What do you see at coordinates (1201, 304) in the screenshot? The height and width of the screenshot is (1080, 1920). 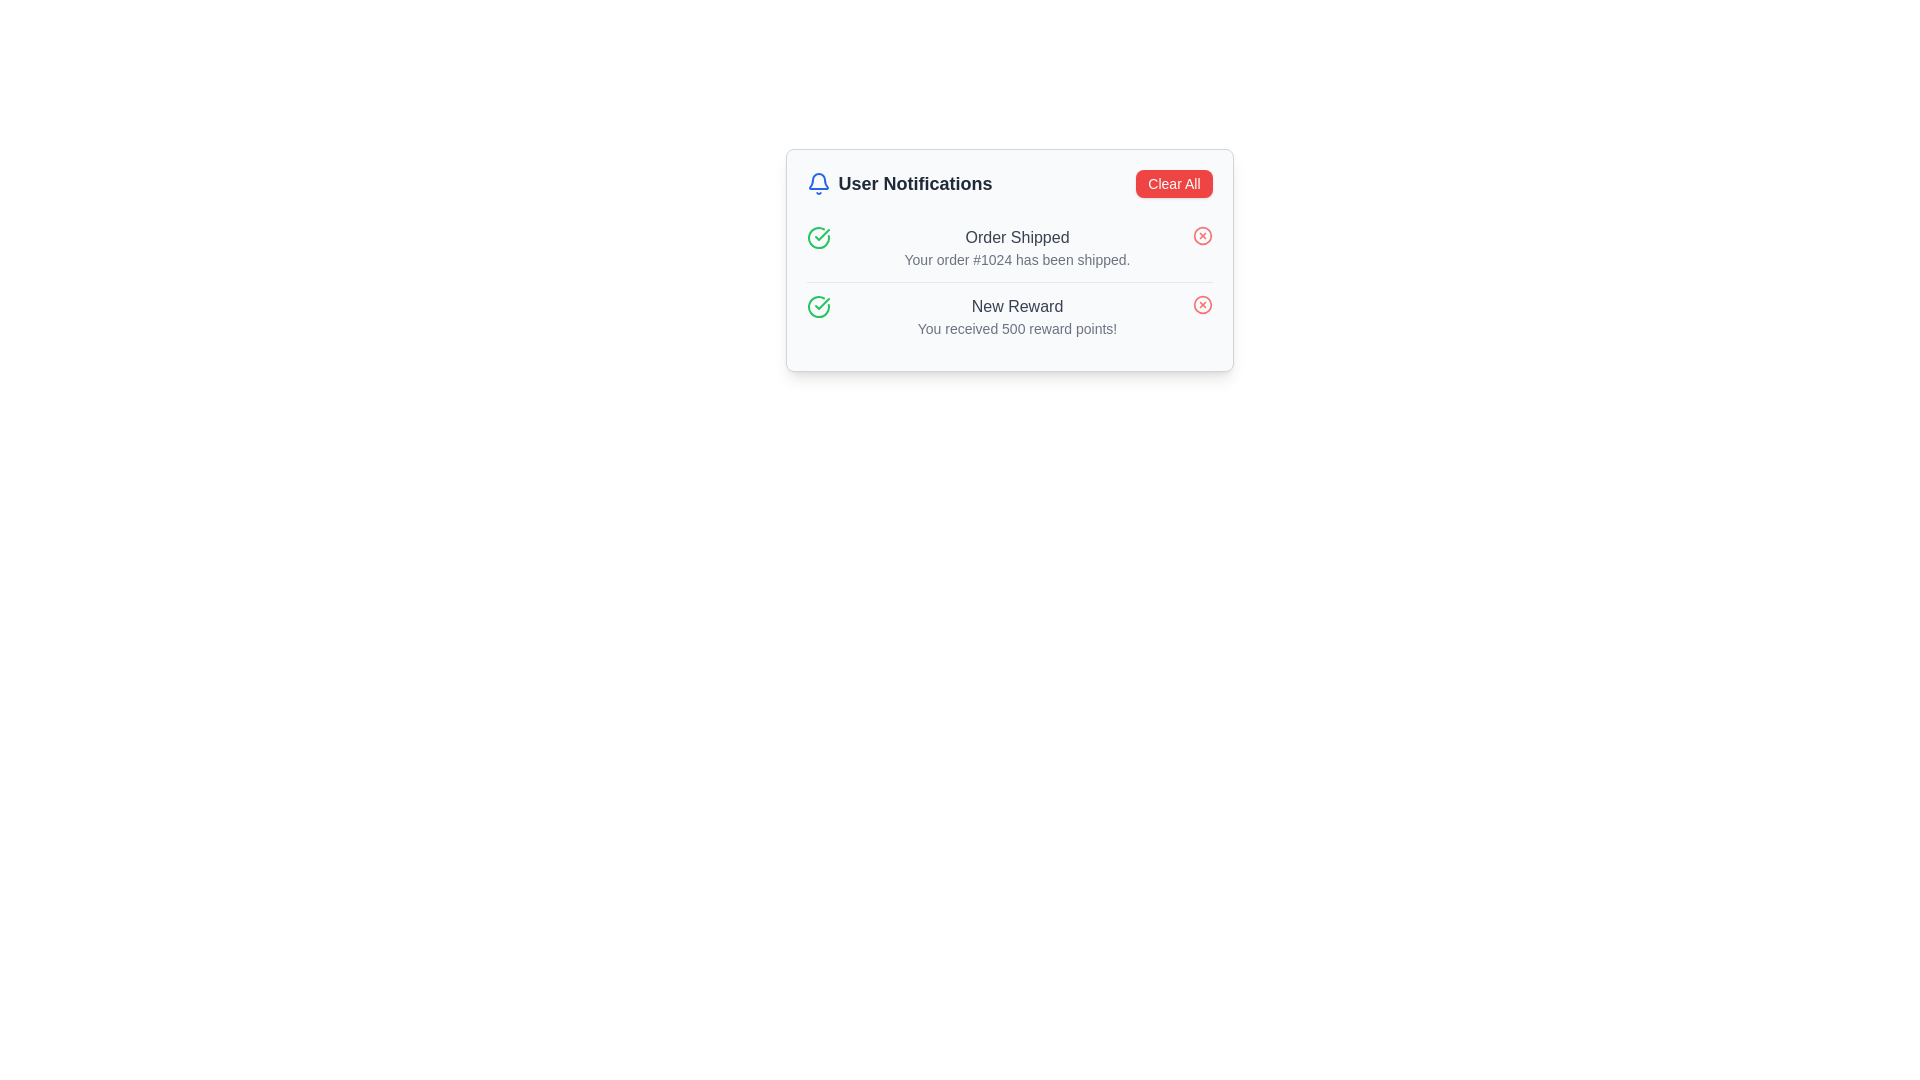 I see `the dismiss button for the 'New Reward' notification` at bounding box center [1201, 304].